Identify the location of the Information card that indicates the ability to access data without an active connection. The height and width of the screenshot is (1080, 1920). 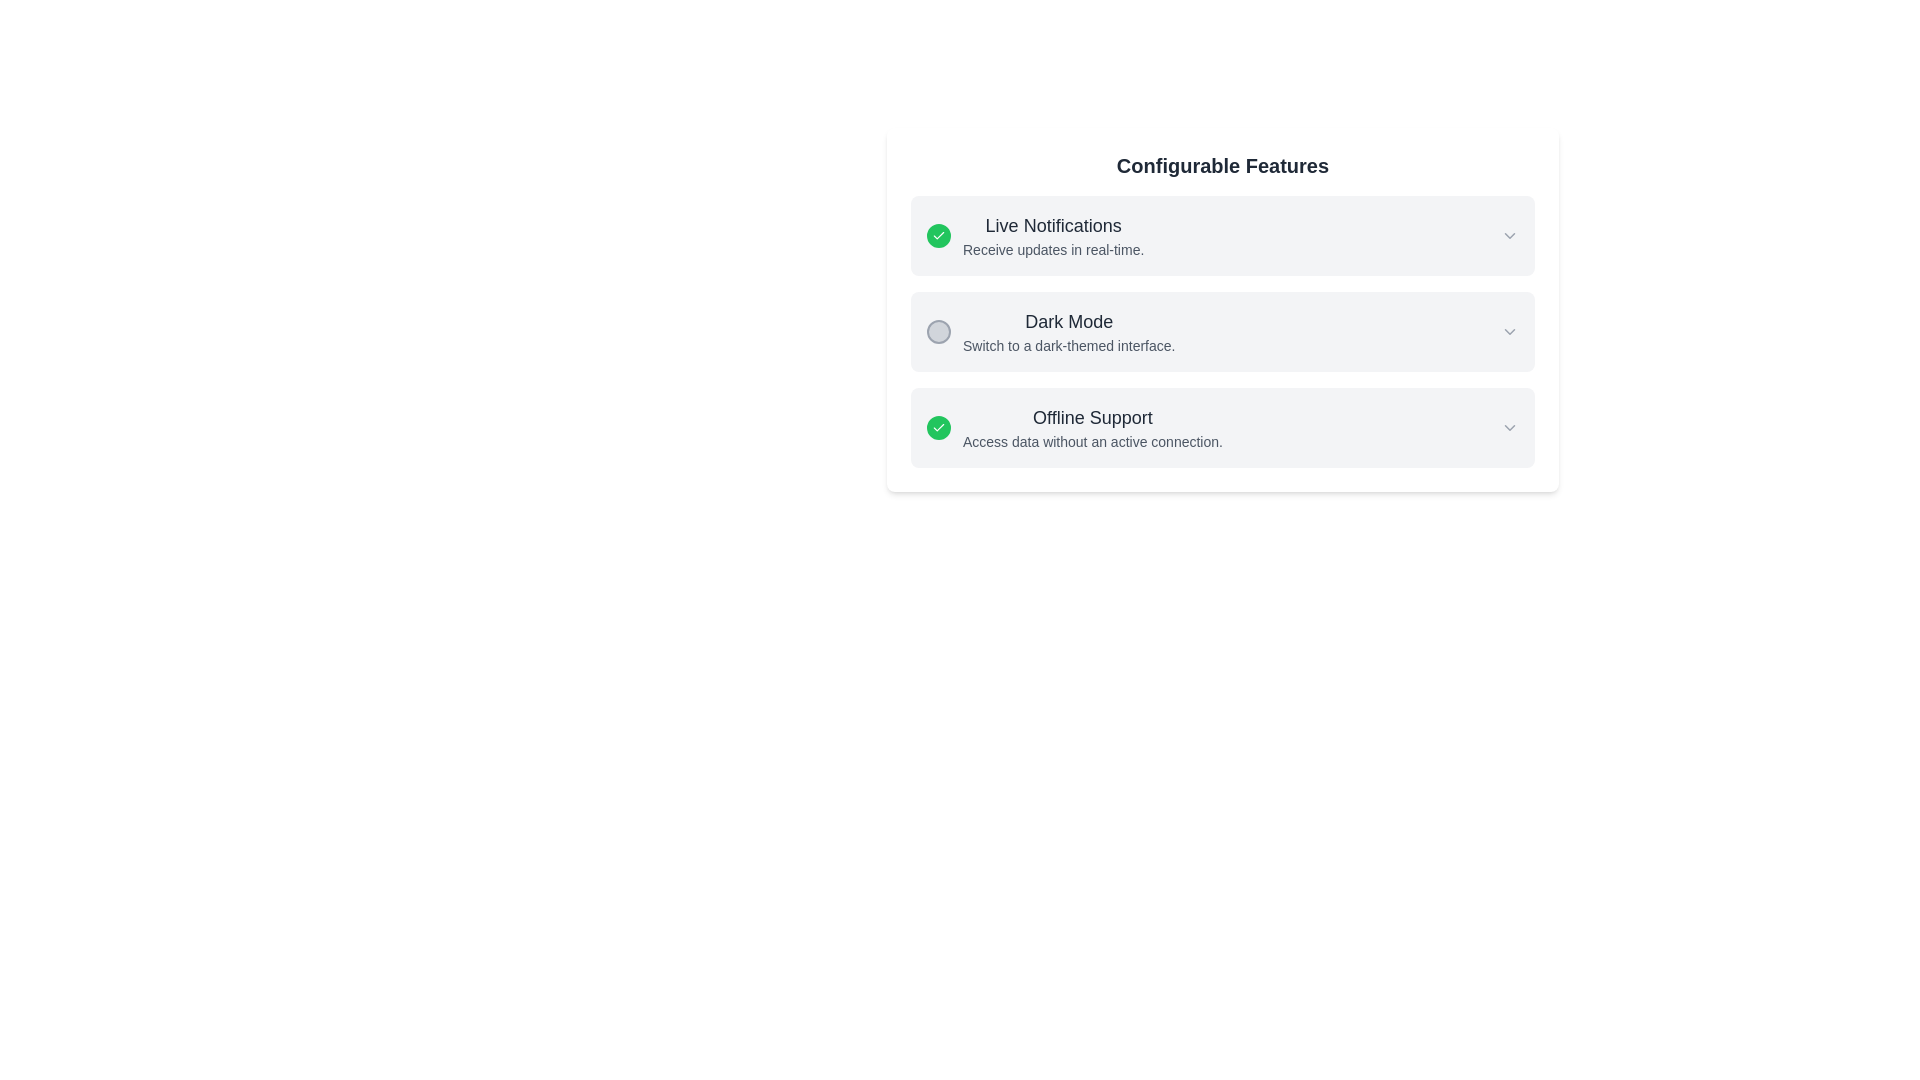
(1222, 427).